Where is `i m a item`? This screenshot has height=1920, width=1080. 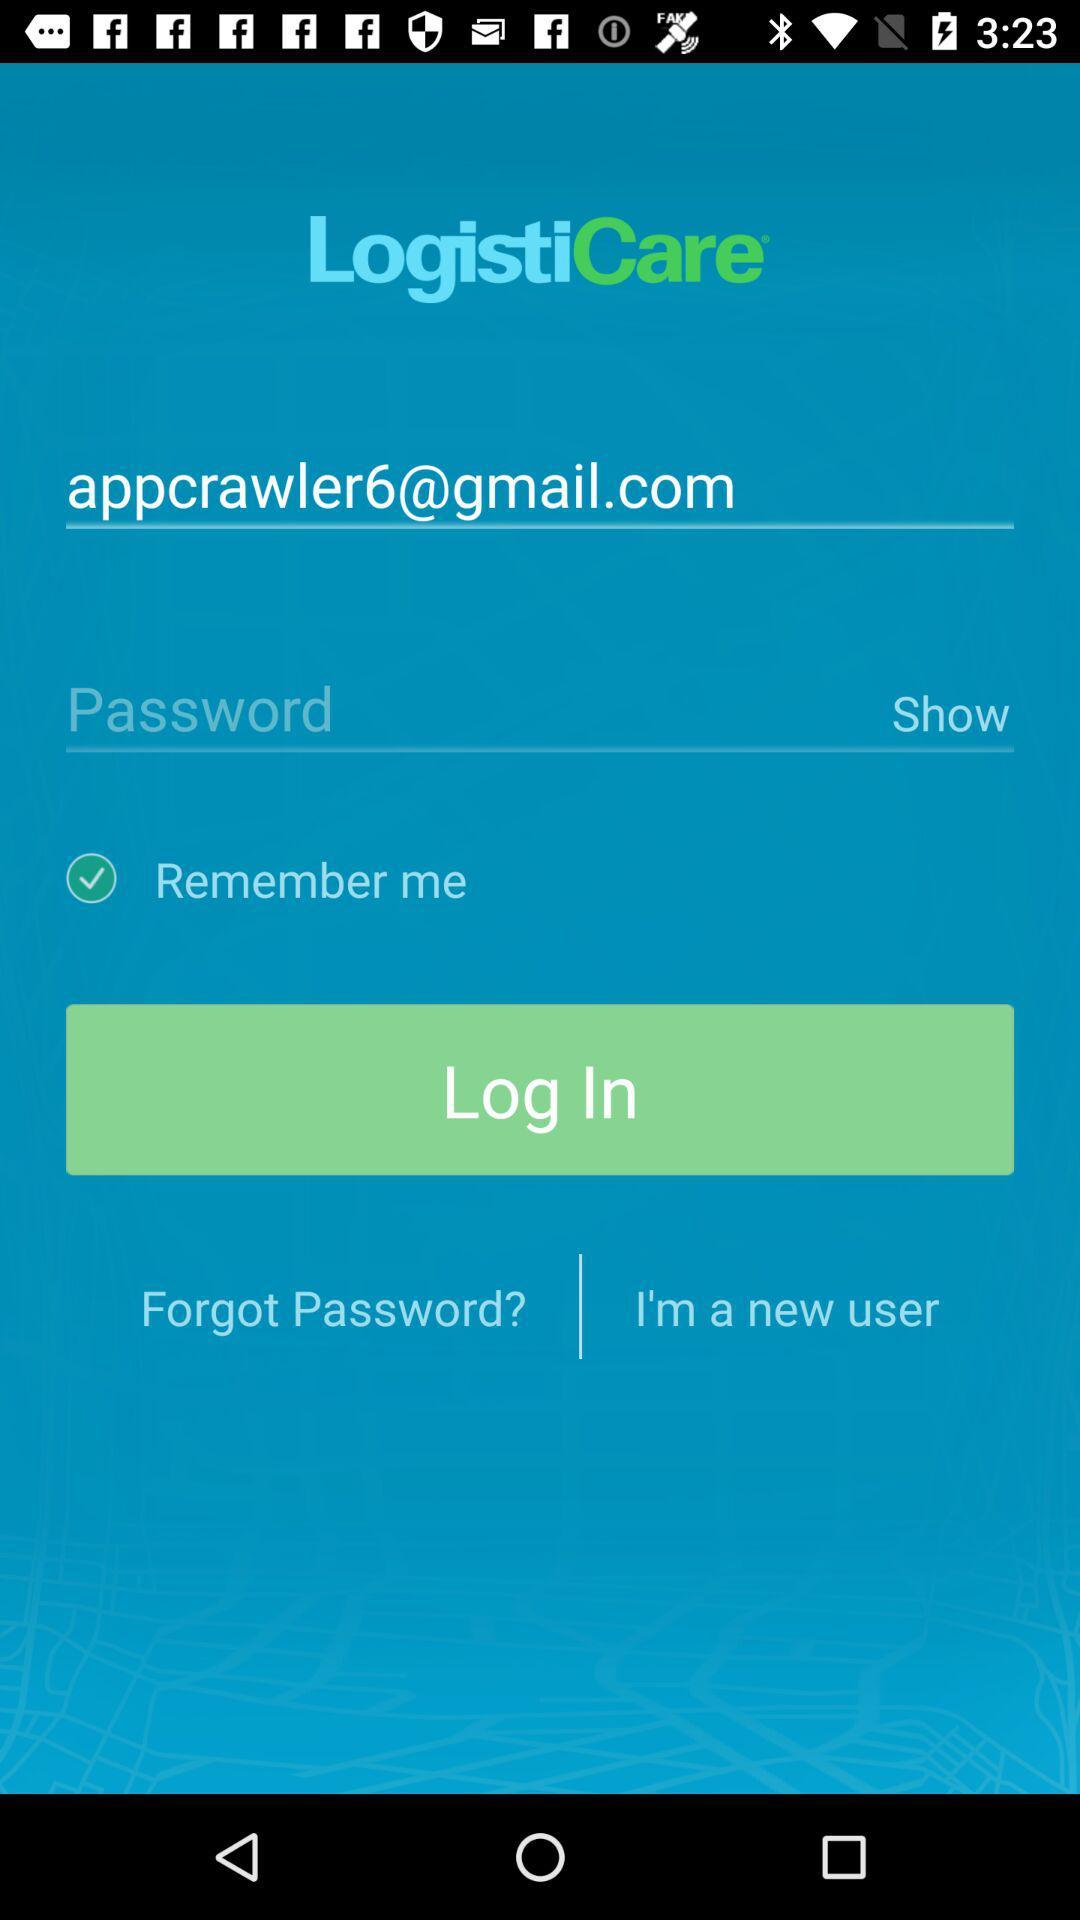 i m a item is located at coordinates (786, 1306).